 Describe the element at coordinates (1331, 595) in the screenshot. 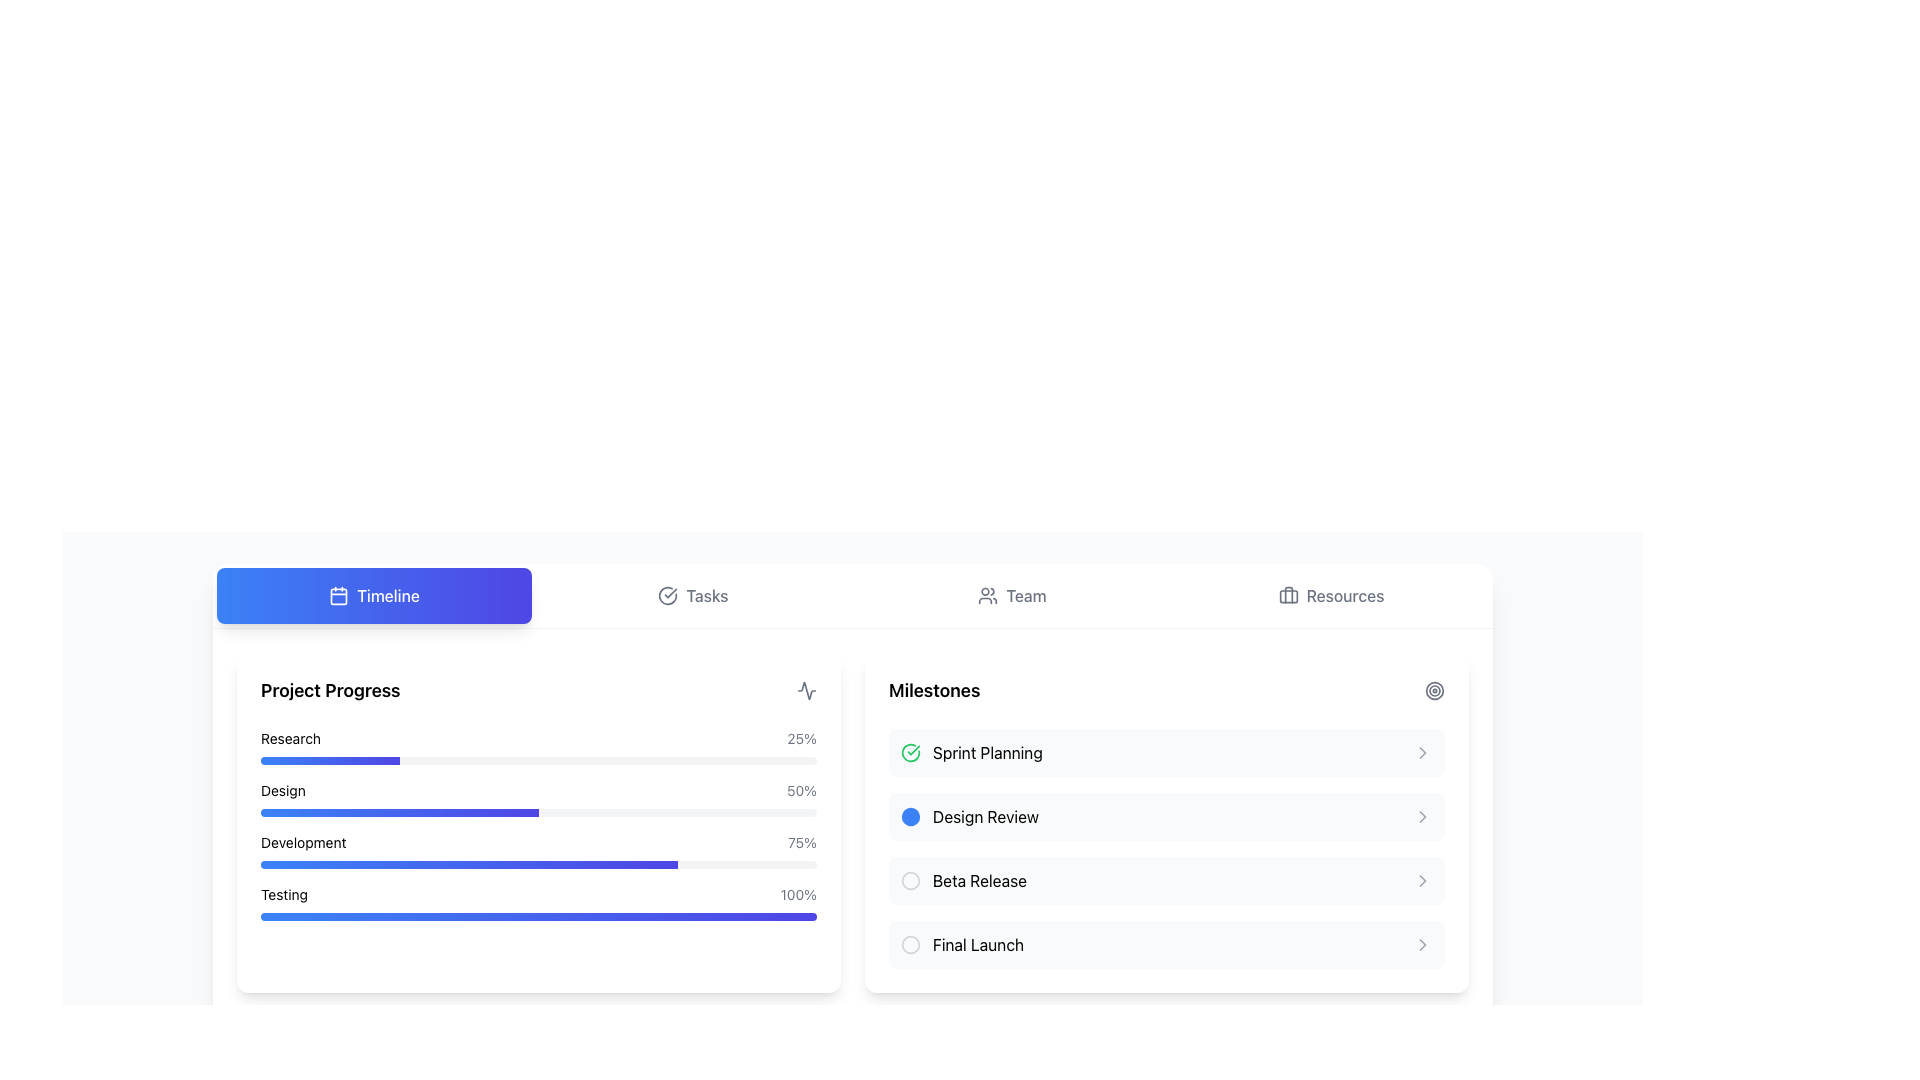

I see `the 'Resources' button, which is a light gray rectangular button with rounded corners, featuring a briefcase icon and centered text, located in the top navigation bar` at that location.